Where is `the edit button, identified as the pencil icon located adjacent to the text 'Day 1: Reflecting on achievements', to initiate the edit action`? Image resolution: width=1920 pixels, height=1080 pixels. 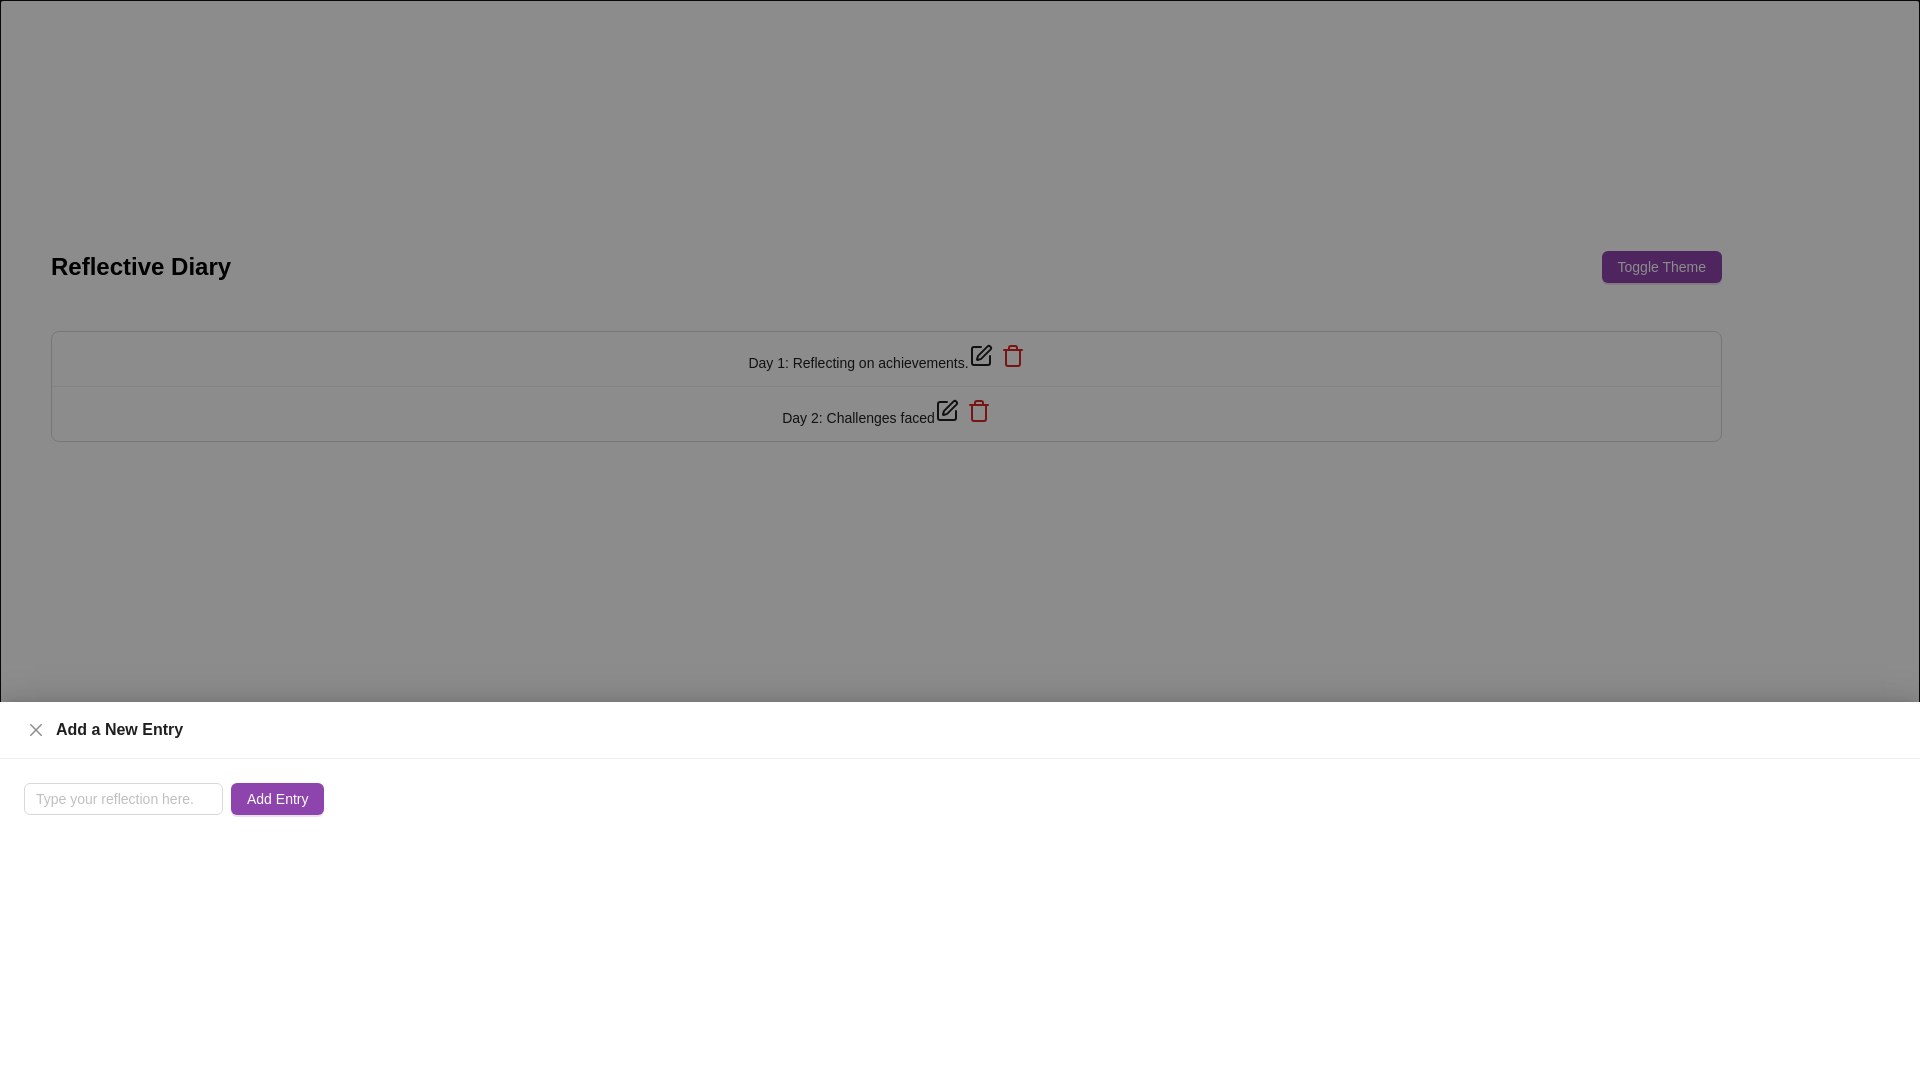 the edit button, identified as the pencil icon located adjacent to the text 'Day 1: Reflecting on achievements', to initiate the edit action is located at coordinates (980, 354).